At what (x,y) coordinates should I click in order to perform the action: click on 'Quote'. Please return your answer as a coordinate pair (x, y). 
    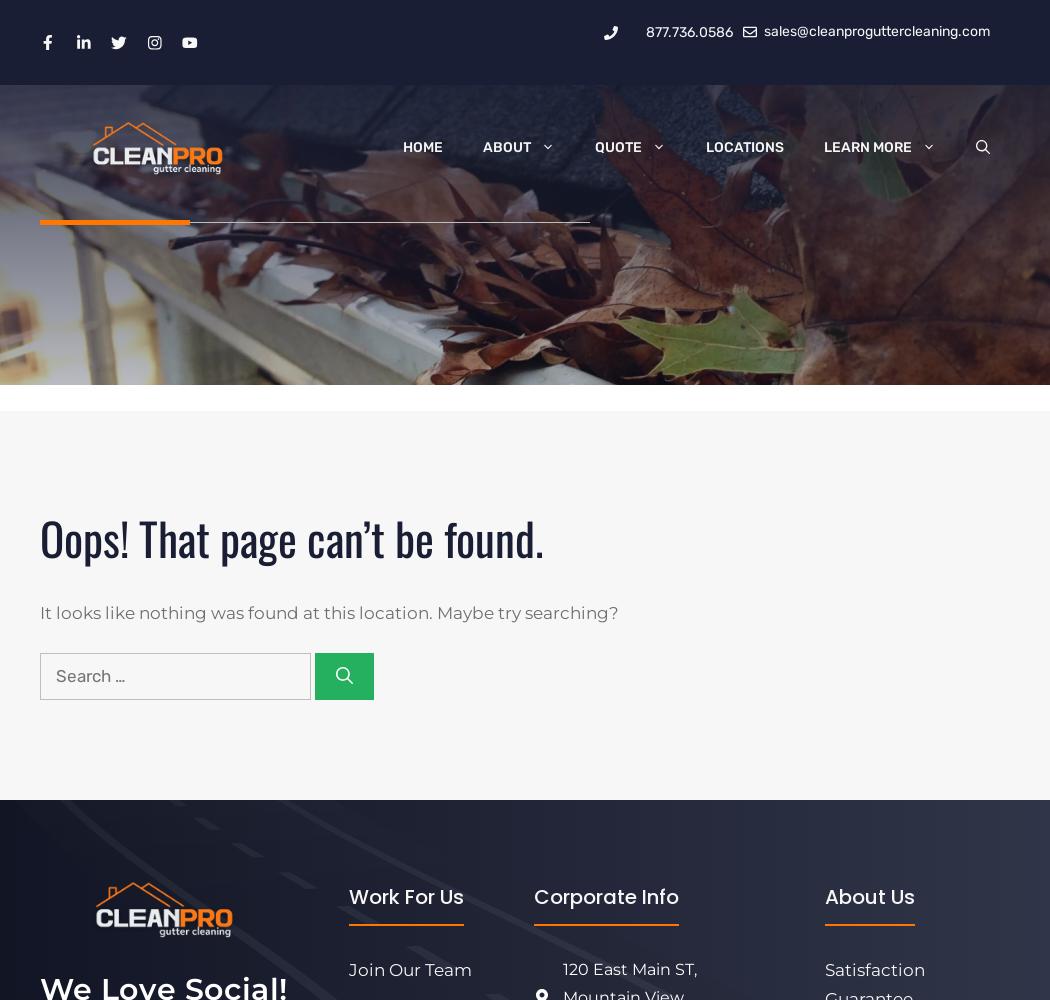
    Looking at the image, I should click on (618, 147).